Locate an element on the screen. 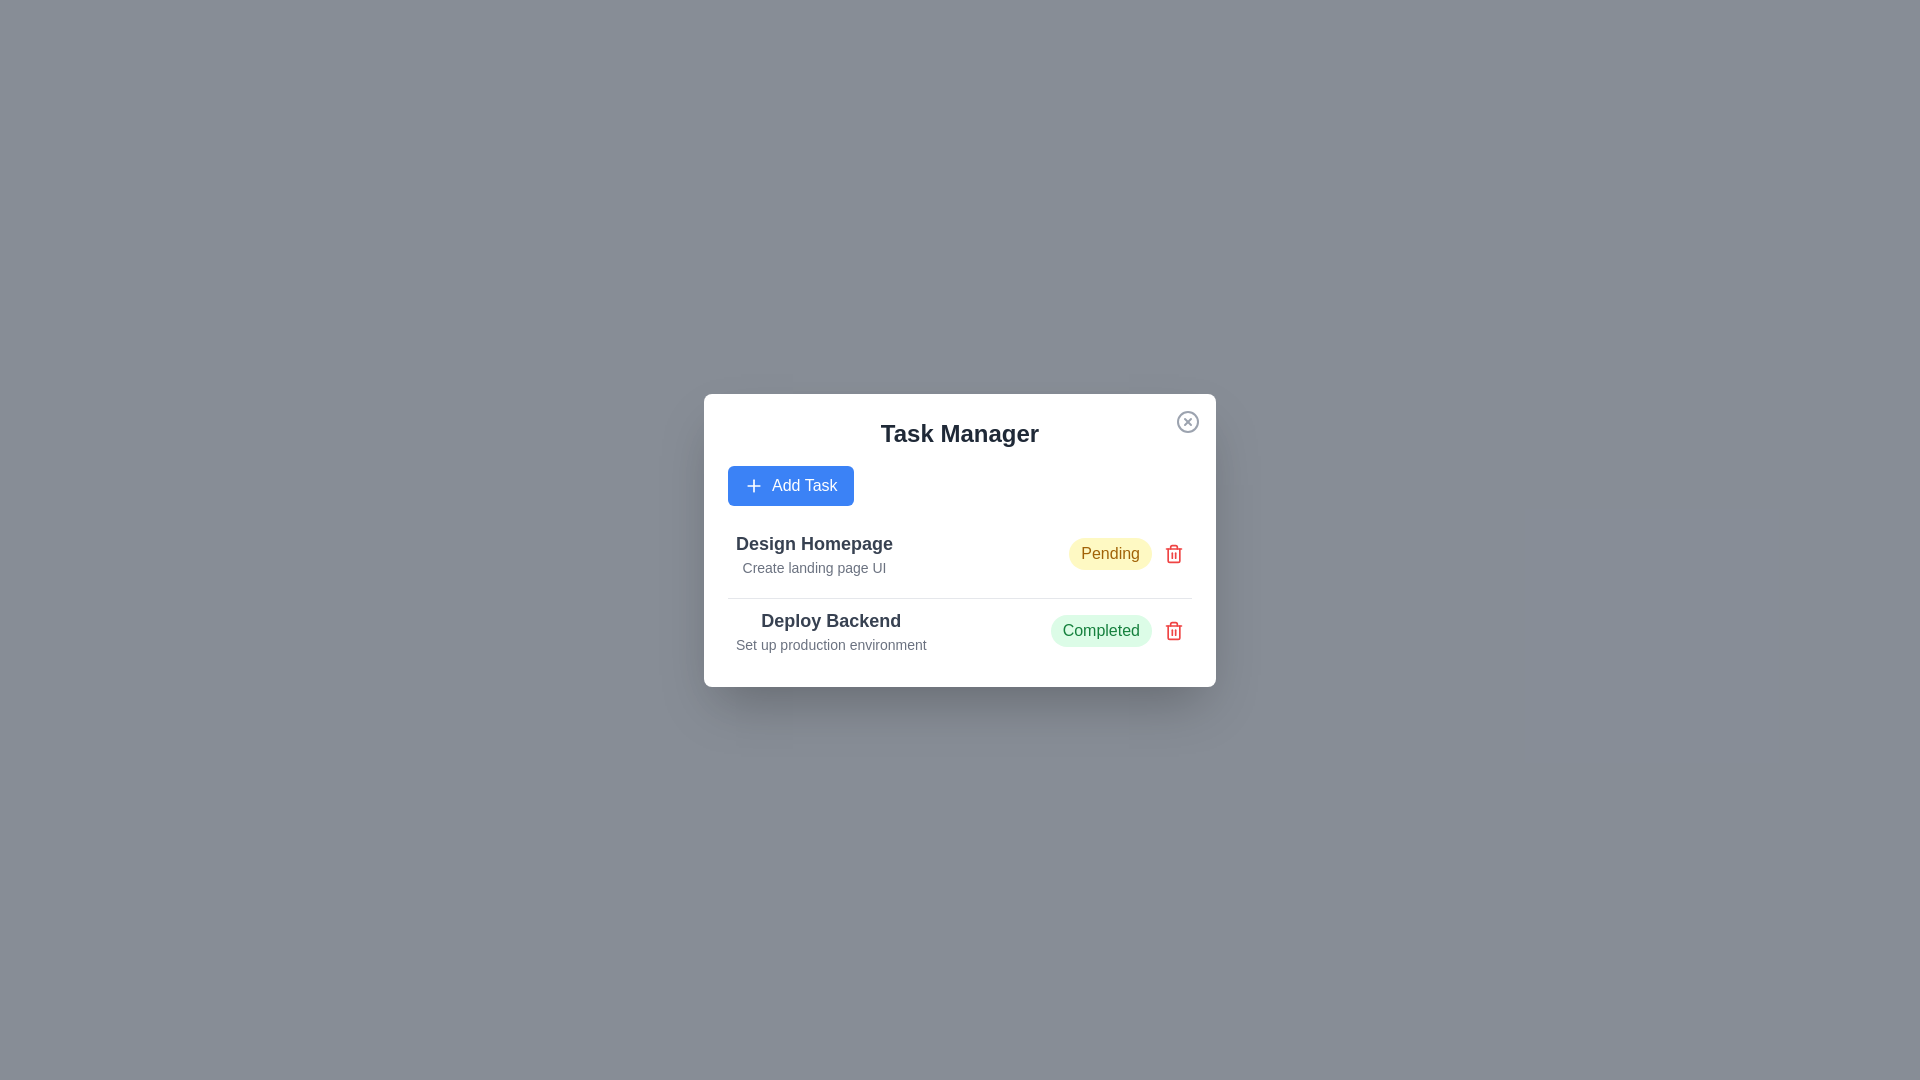 The height and width of the screenshot is (1080, 1920). the text element that reads 'Create landing page UI', styled in small gray font, located directly below 'Design Homepage' in the 'Task Manager' area is located at coordinates (814, 567).